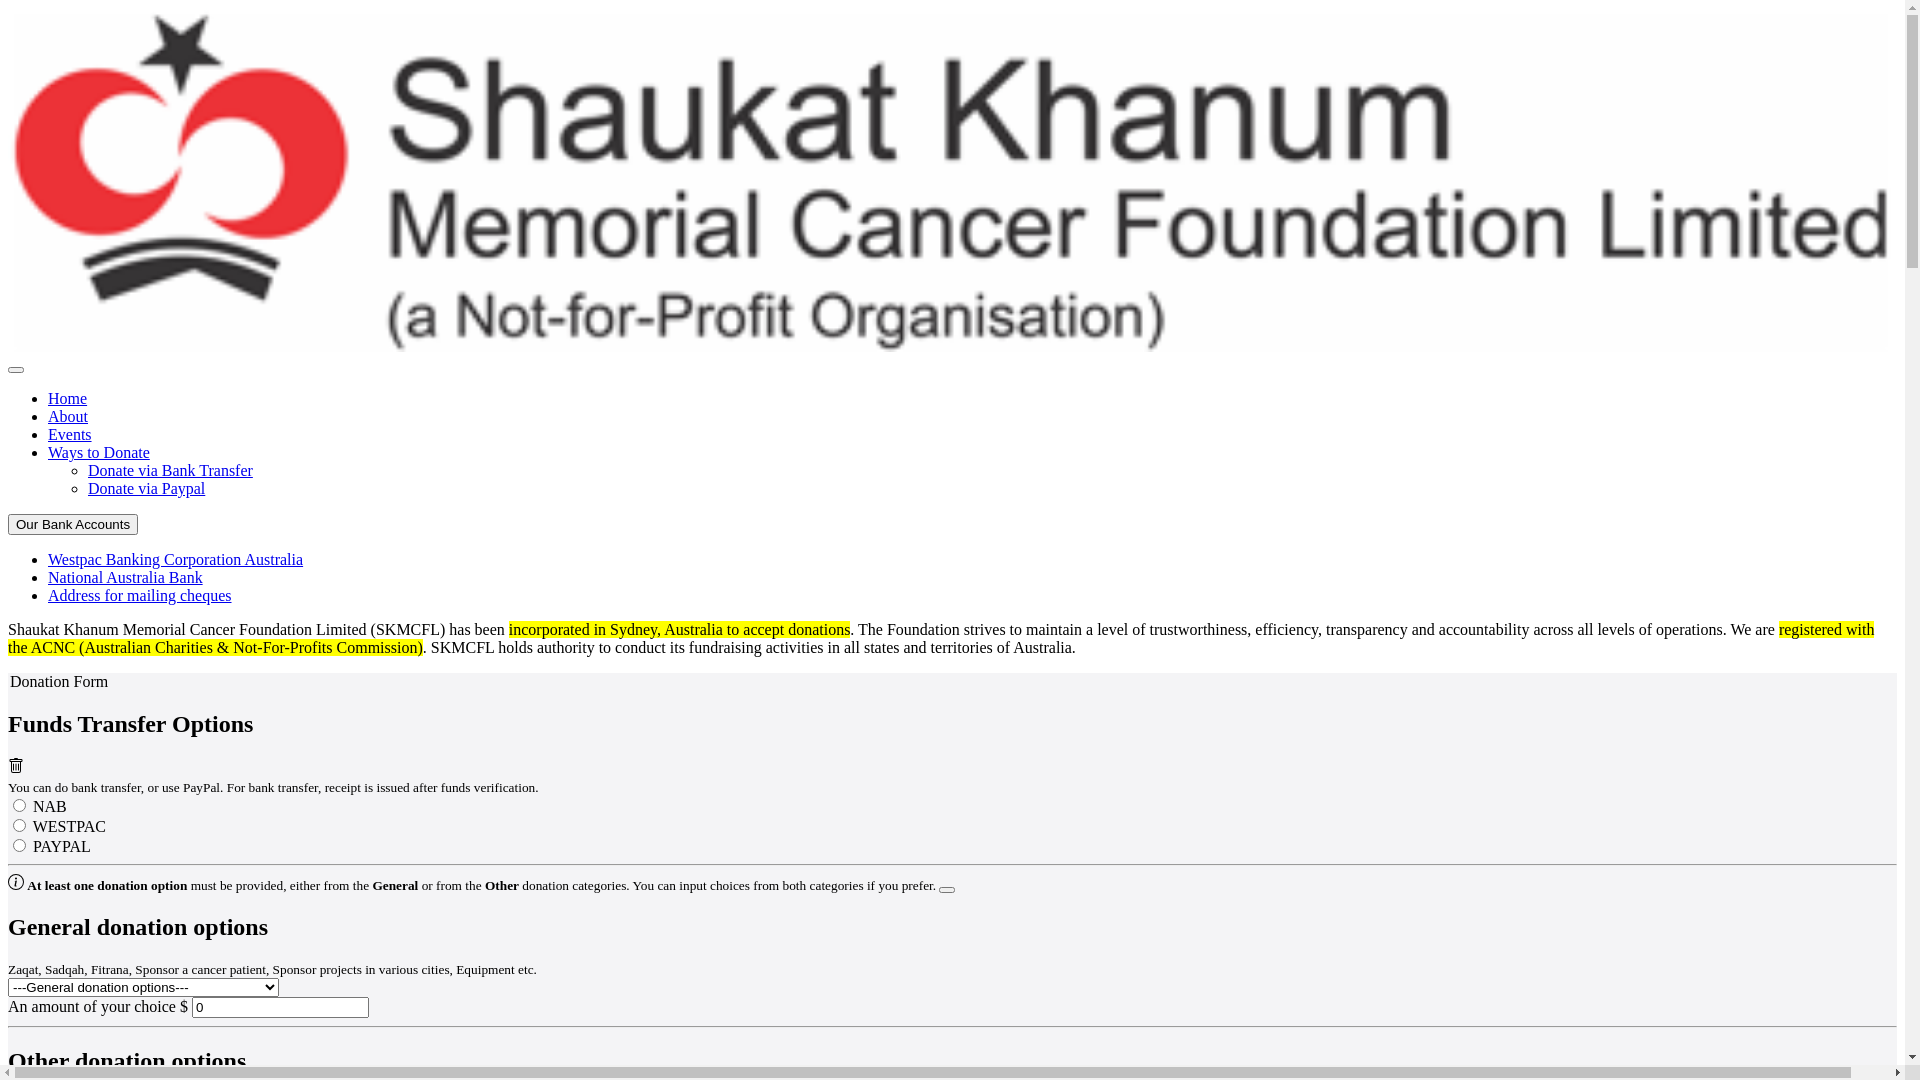  I want to click on 'Donate via Bank Transfer', so click(170, 470).